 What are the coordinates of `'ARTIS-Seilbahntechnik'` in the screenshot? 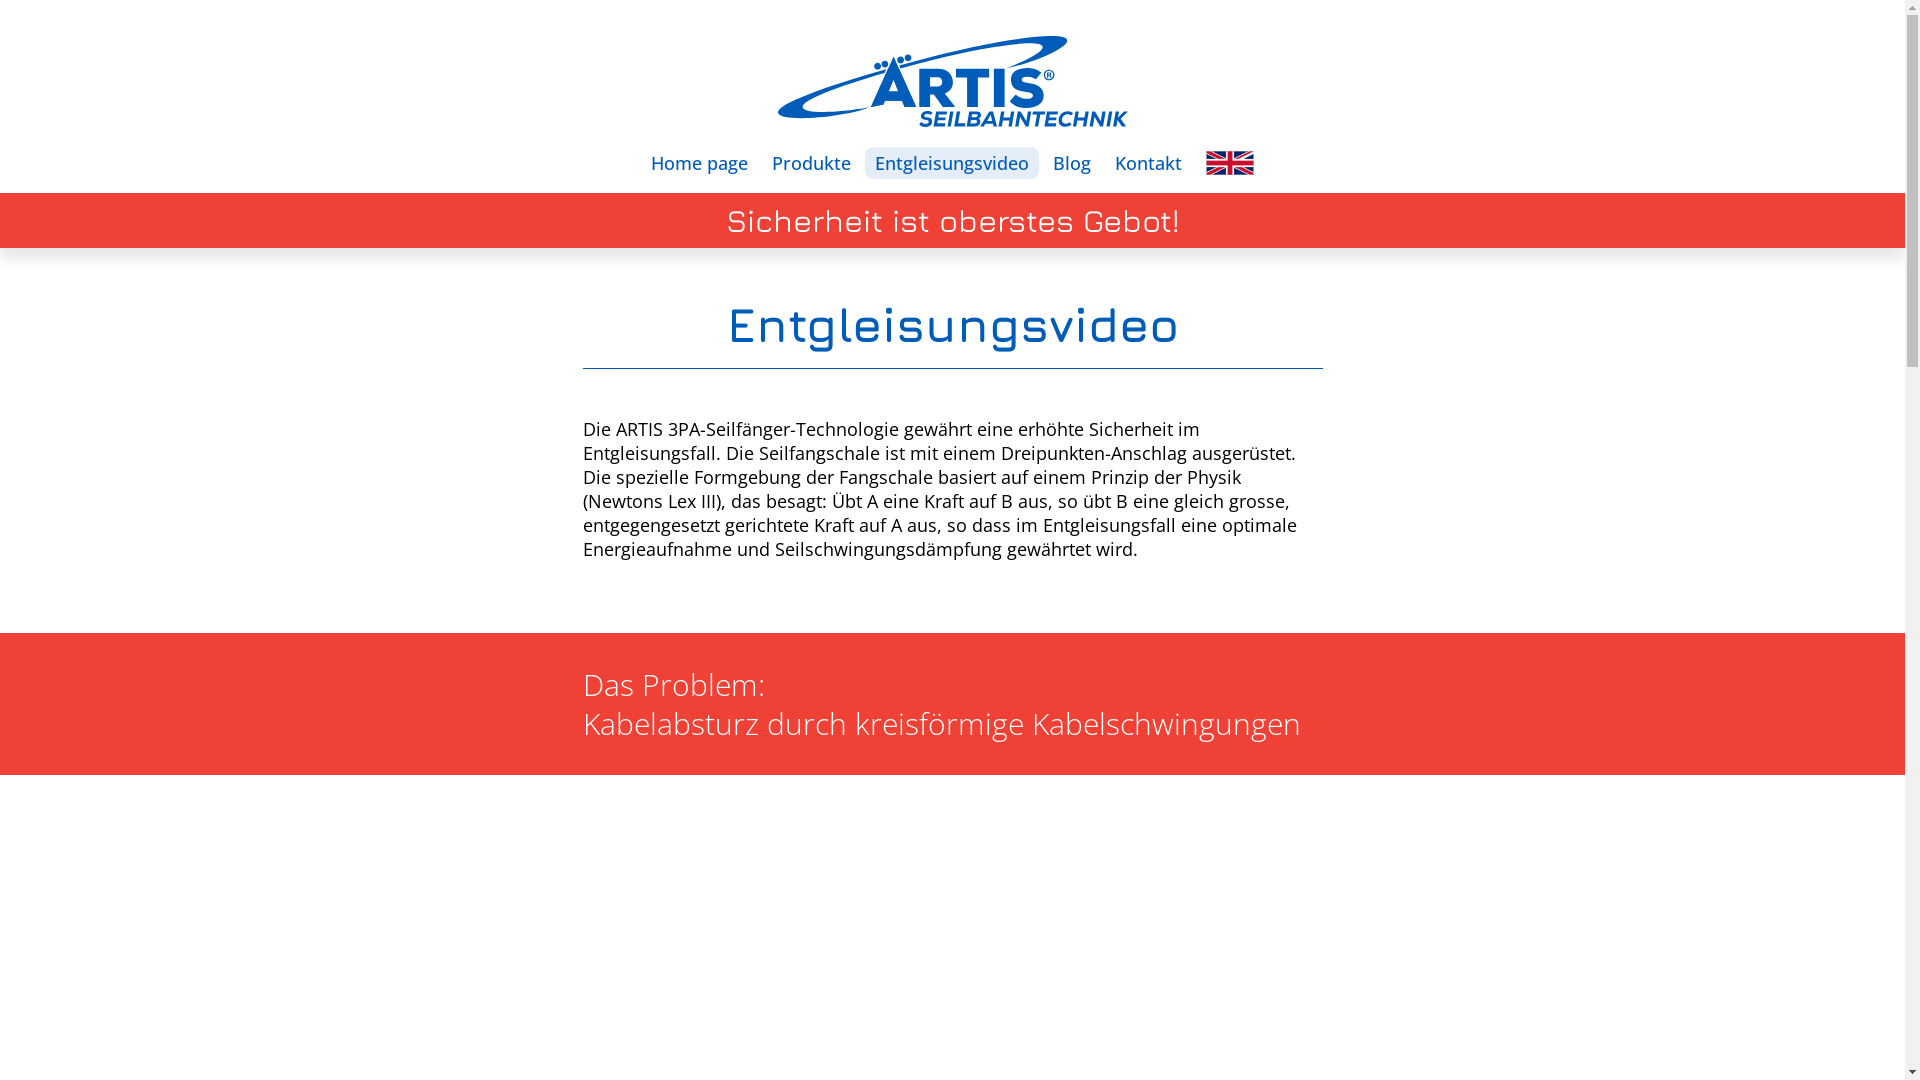 It's located at (776, 80).